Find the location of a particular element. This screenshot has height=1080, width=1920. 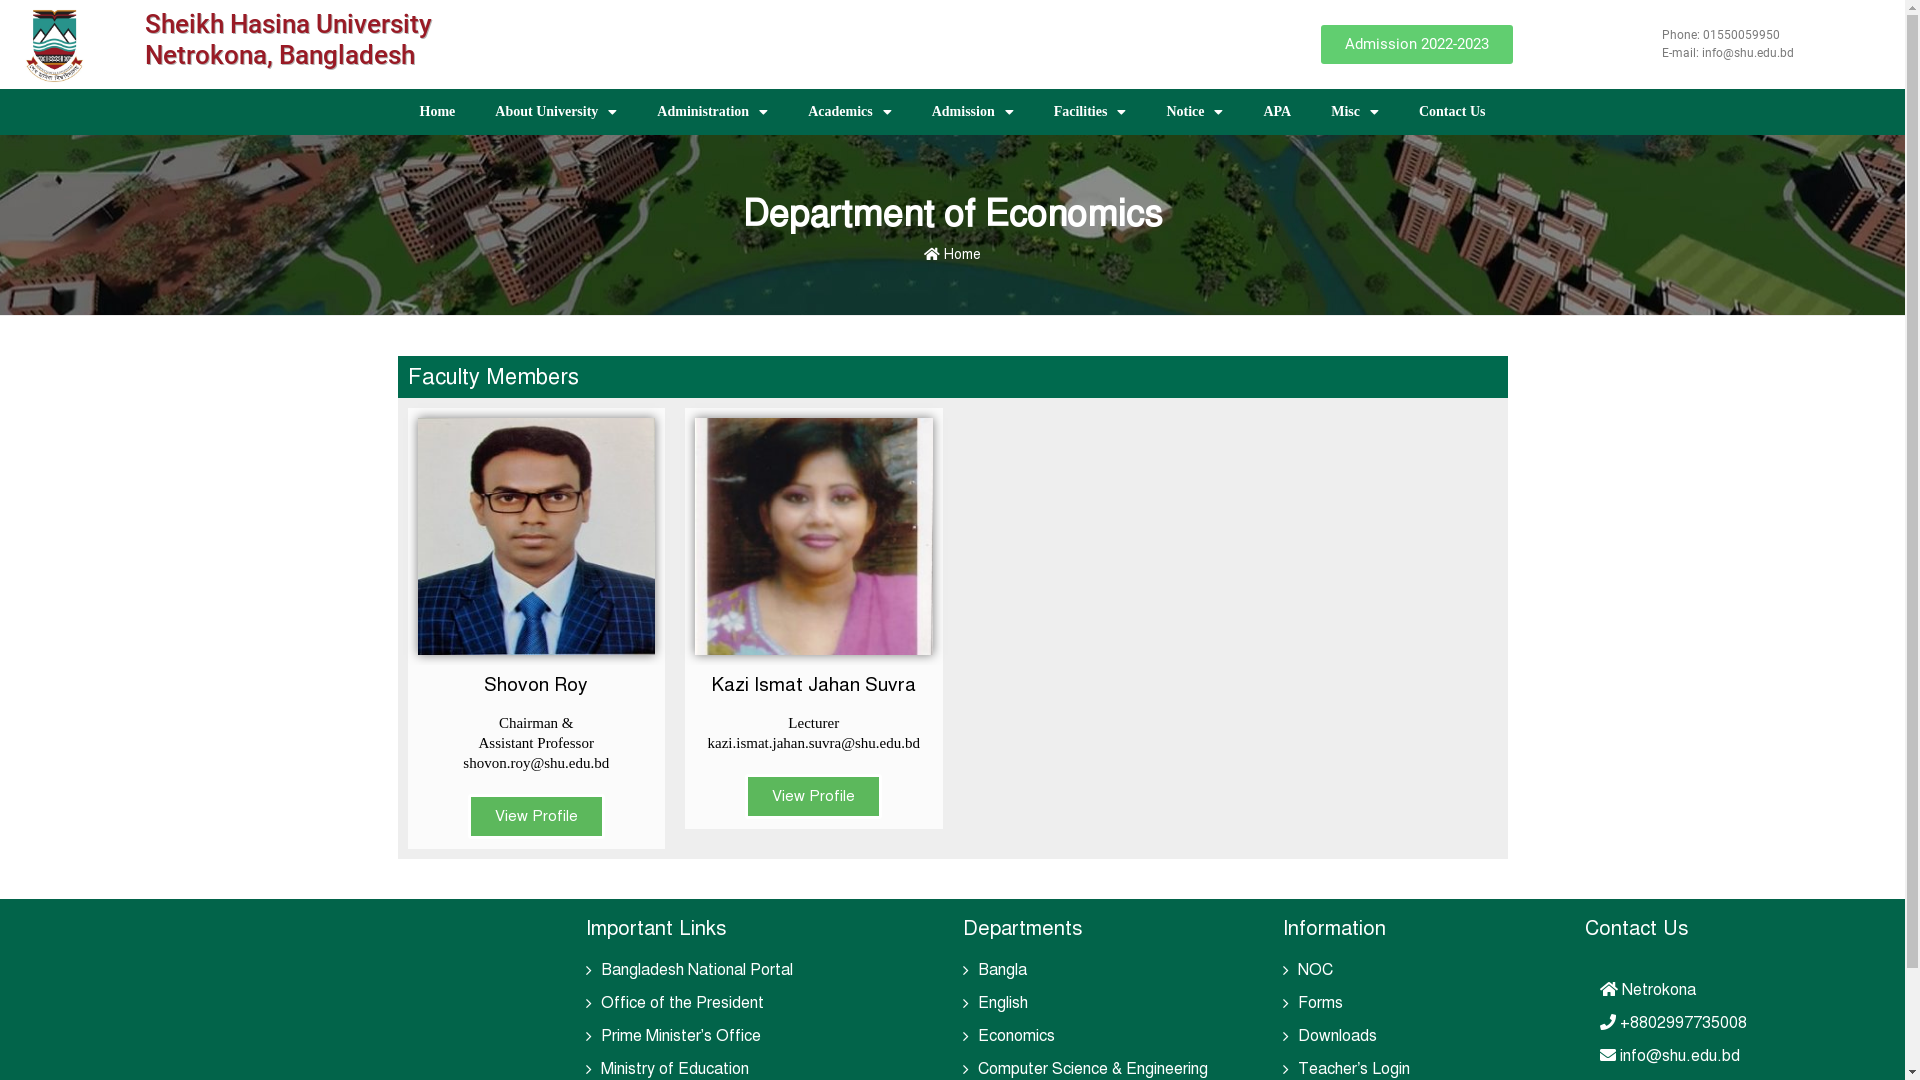

'NOC' is located at coordinates (1315, 968).